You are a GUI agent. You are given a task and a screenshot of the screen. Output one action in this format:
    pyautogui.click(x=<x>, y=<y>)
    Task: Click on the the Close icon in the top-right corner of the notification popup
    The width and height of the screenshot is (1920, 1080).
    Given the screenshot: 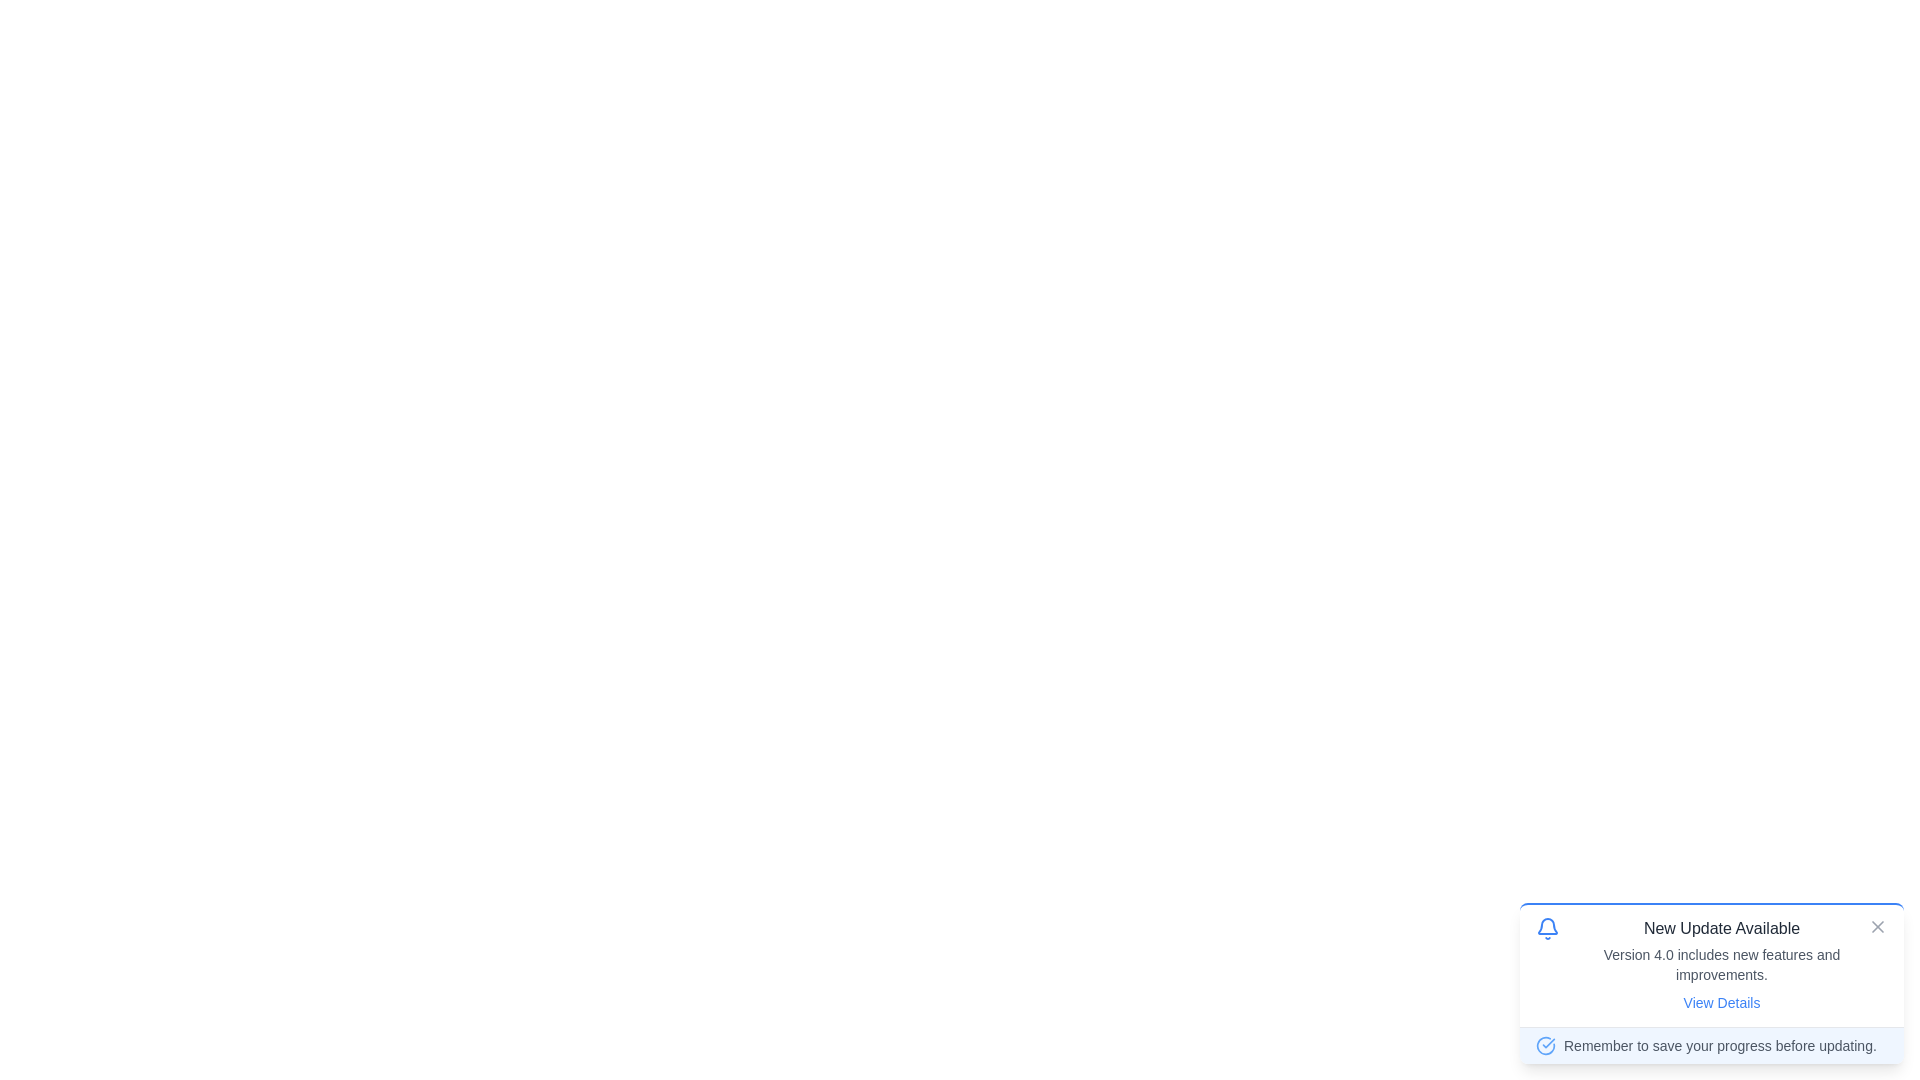 What is the action you would take?
    pyautogui.click(x=1876, y=926)
    